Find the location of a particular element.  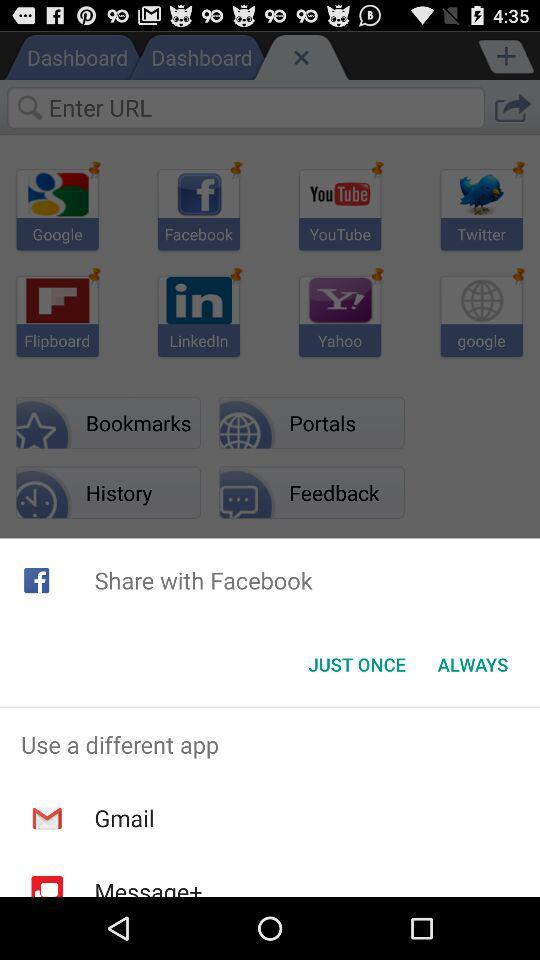

the gmail app is located at coordinates (124, 818).